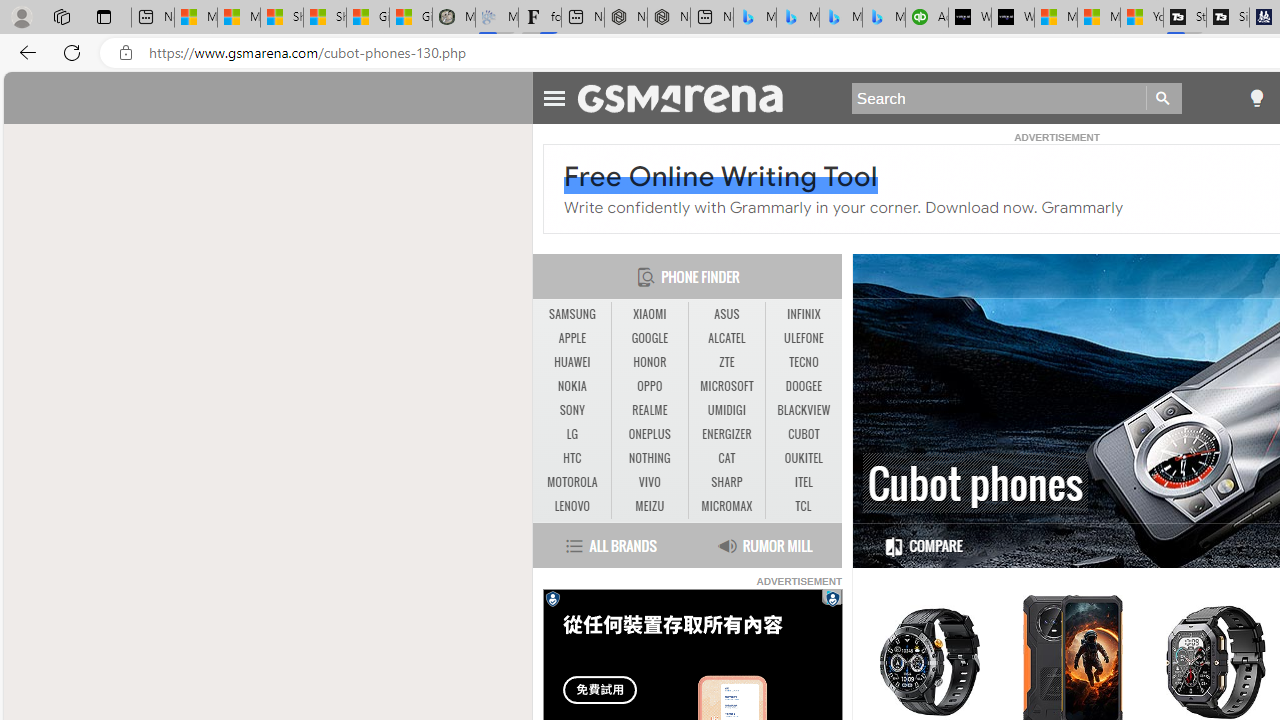 This screenshot has width=1280, height=720. I want to click on 'CAT', so click(726, 458).